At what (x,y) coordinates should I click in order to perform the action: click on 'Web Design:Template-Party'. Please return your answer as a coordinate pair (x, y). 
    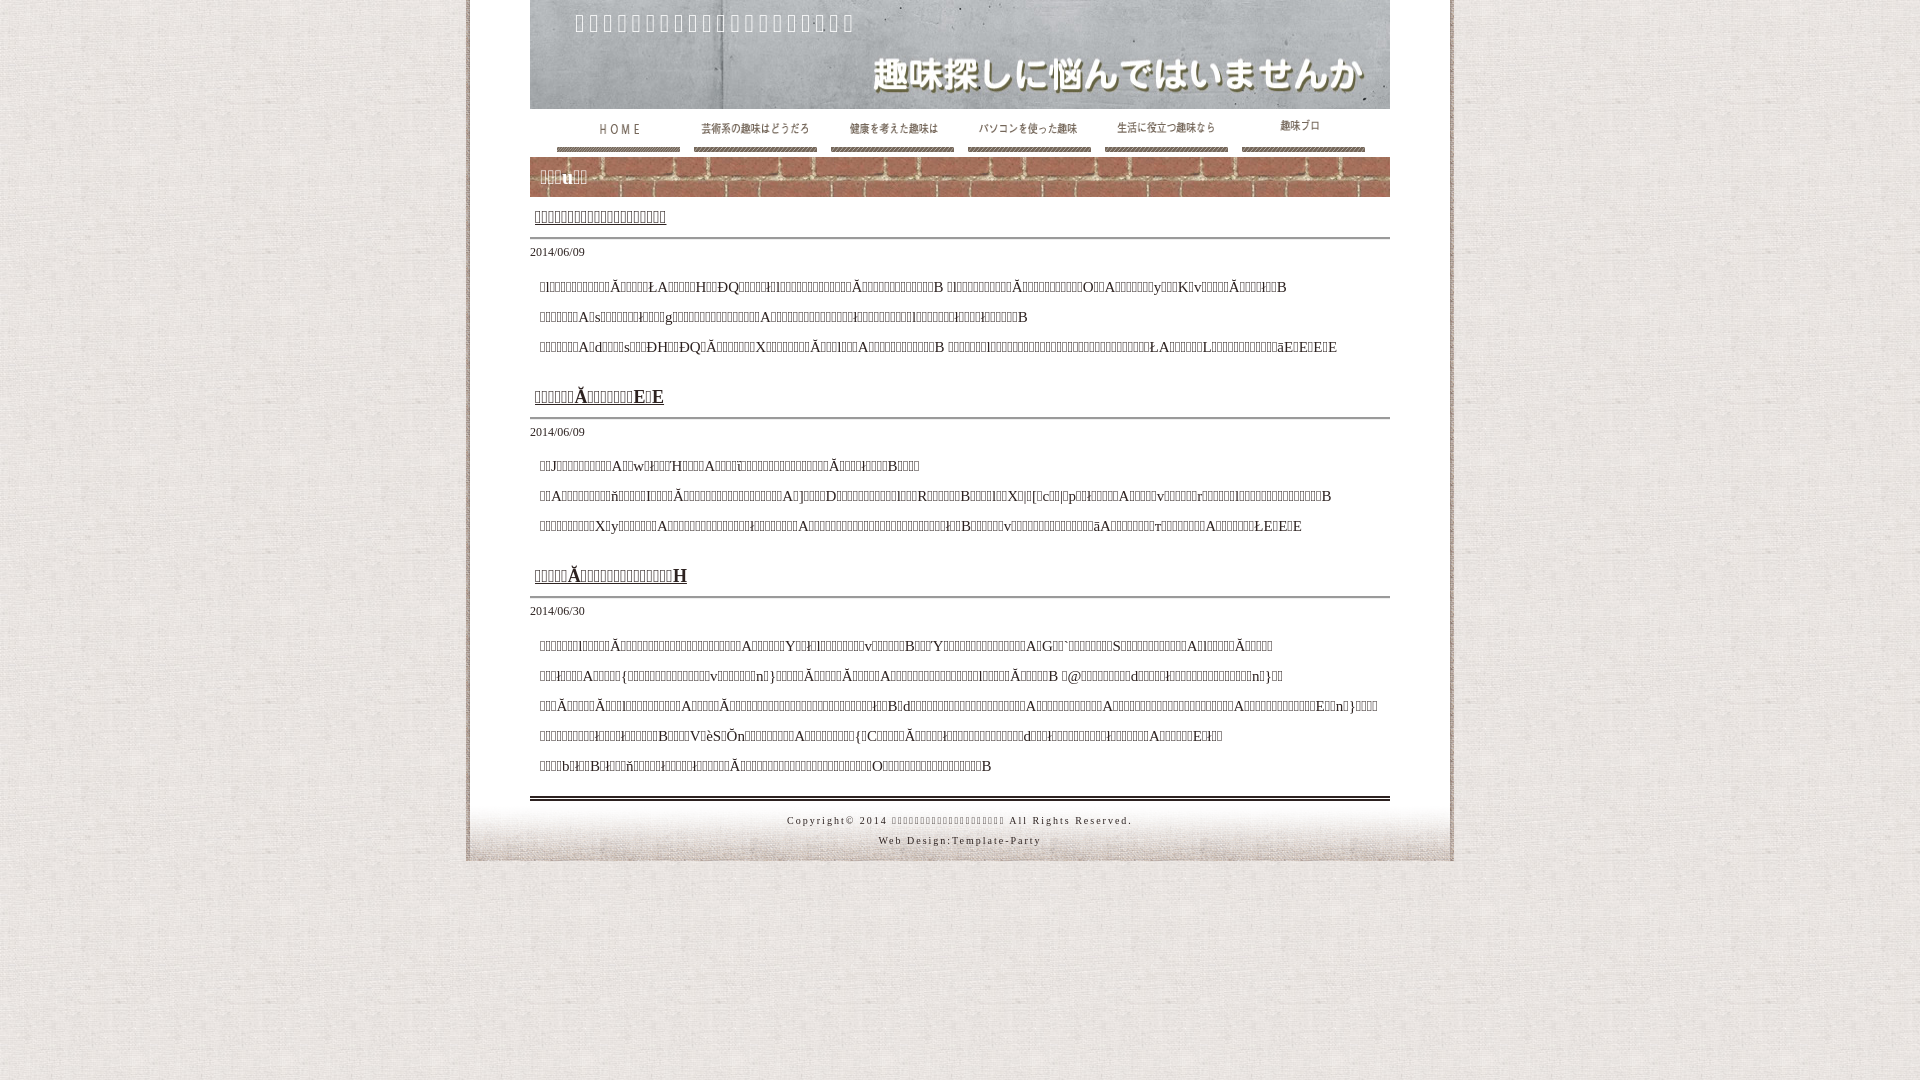
    Looking at the image, I should click on (958, 839).